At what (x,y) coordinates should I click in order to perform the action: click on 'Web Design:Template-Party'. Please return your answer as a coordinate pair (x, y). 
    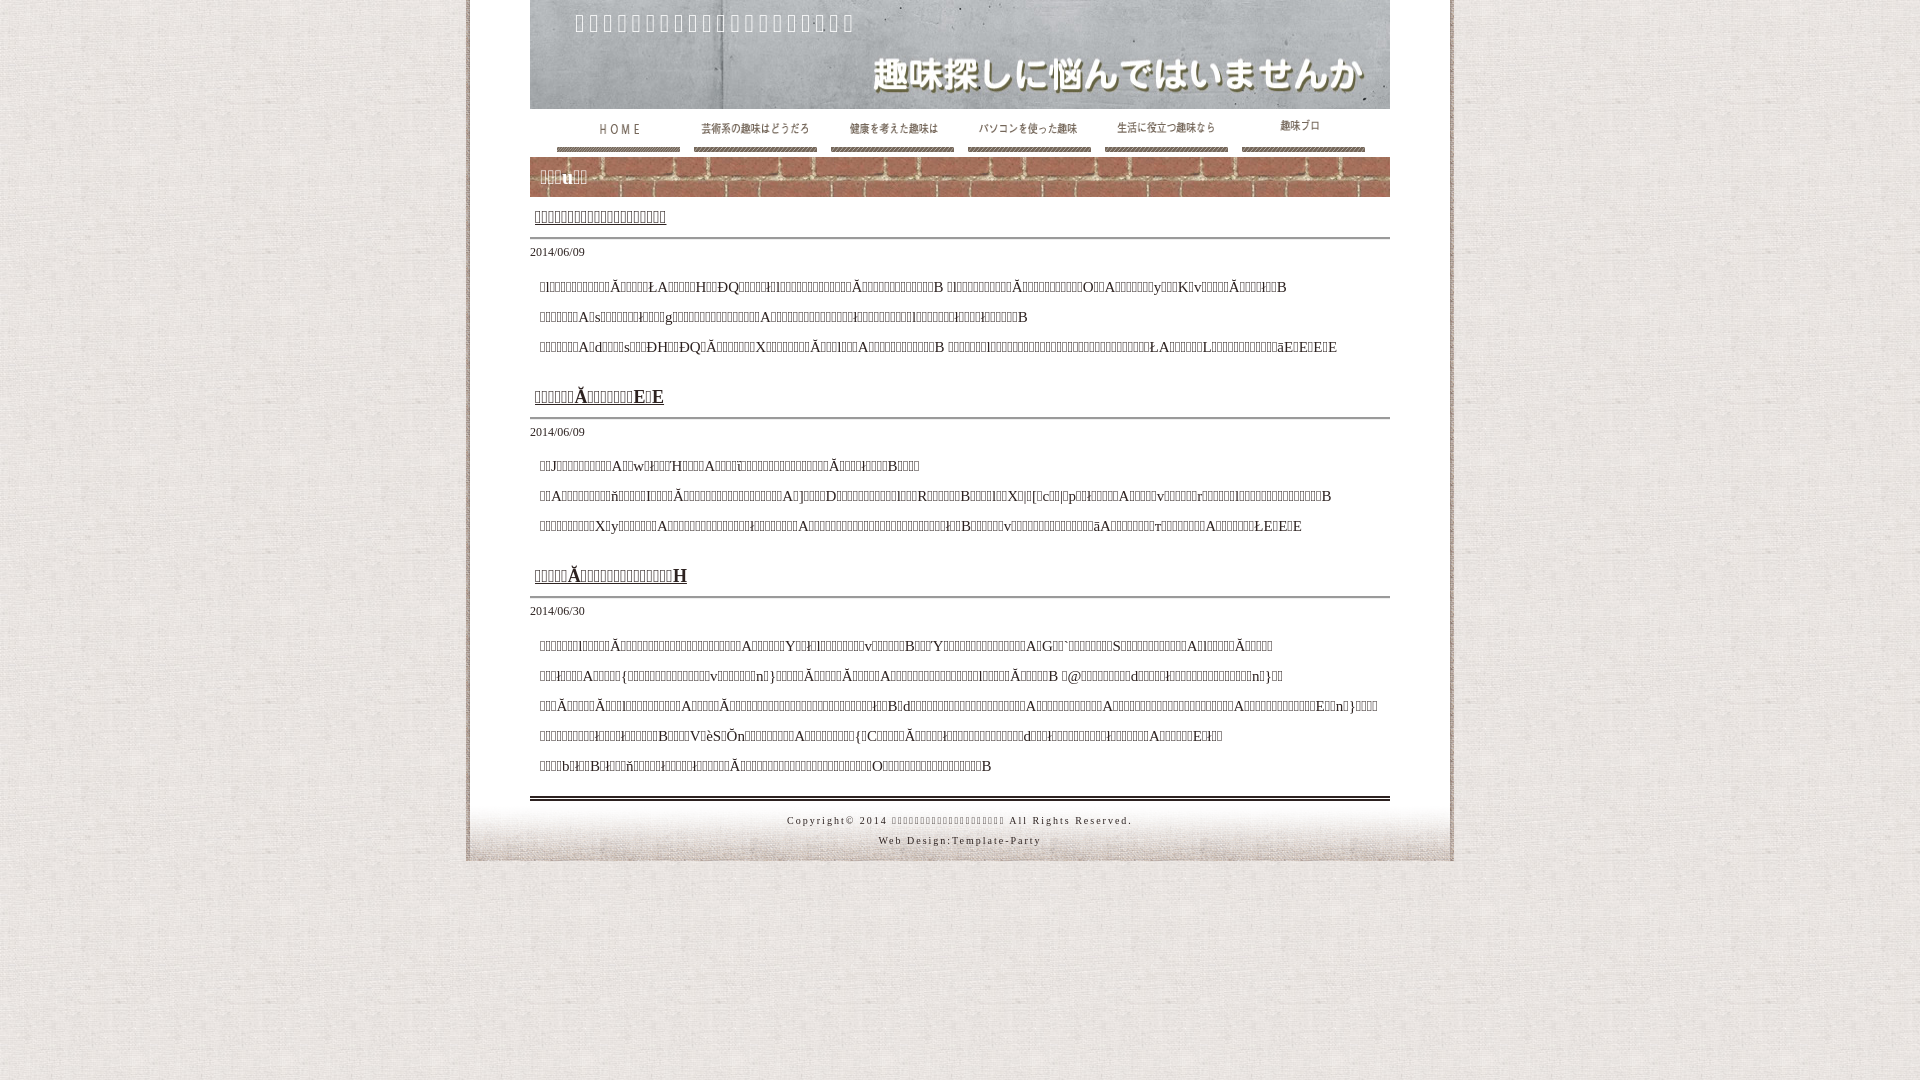
    Looking at the image, I should click on (958, 839).